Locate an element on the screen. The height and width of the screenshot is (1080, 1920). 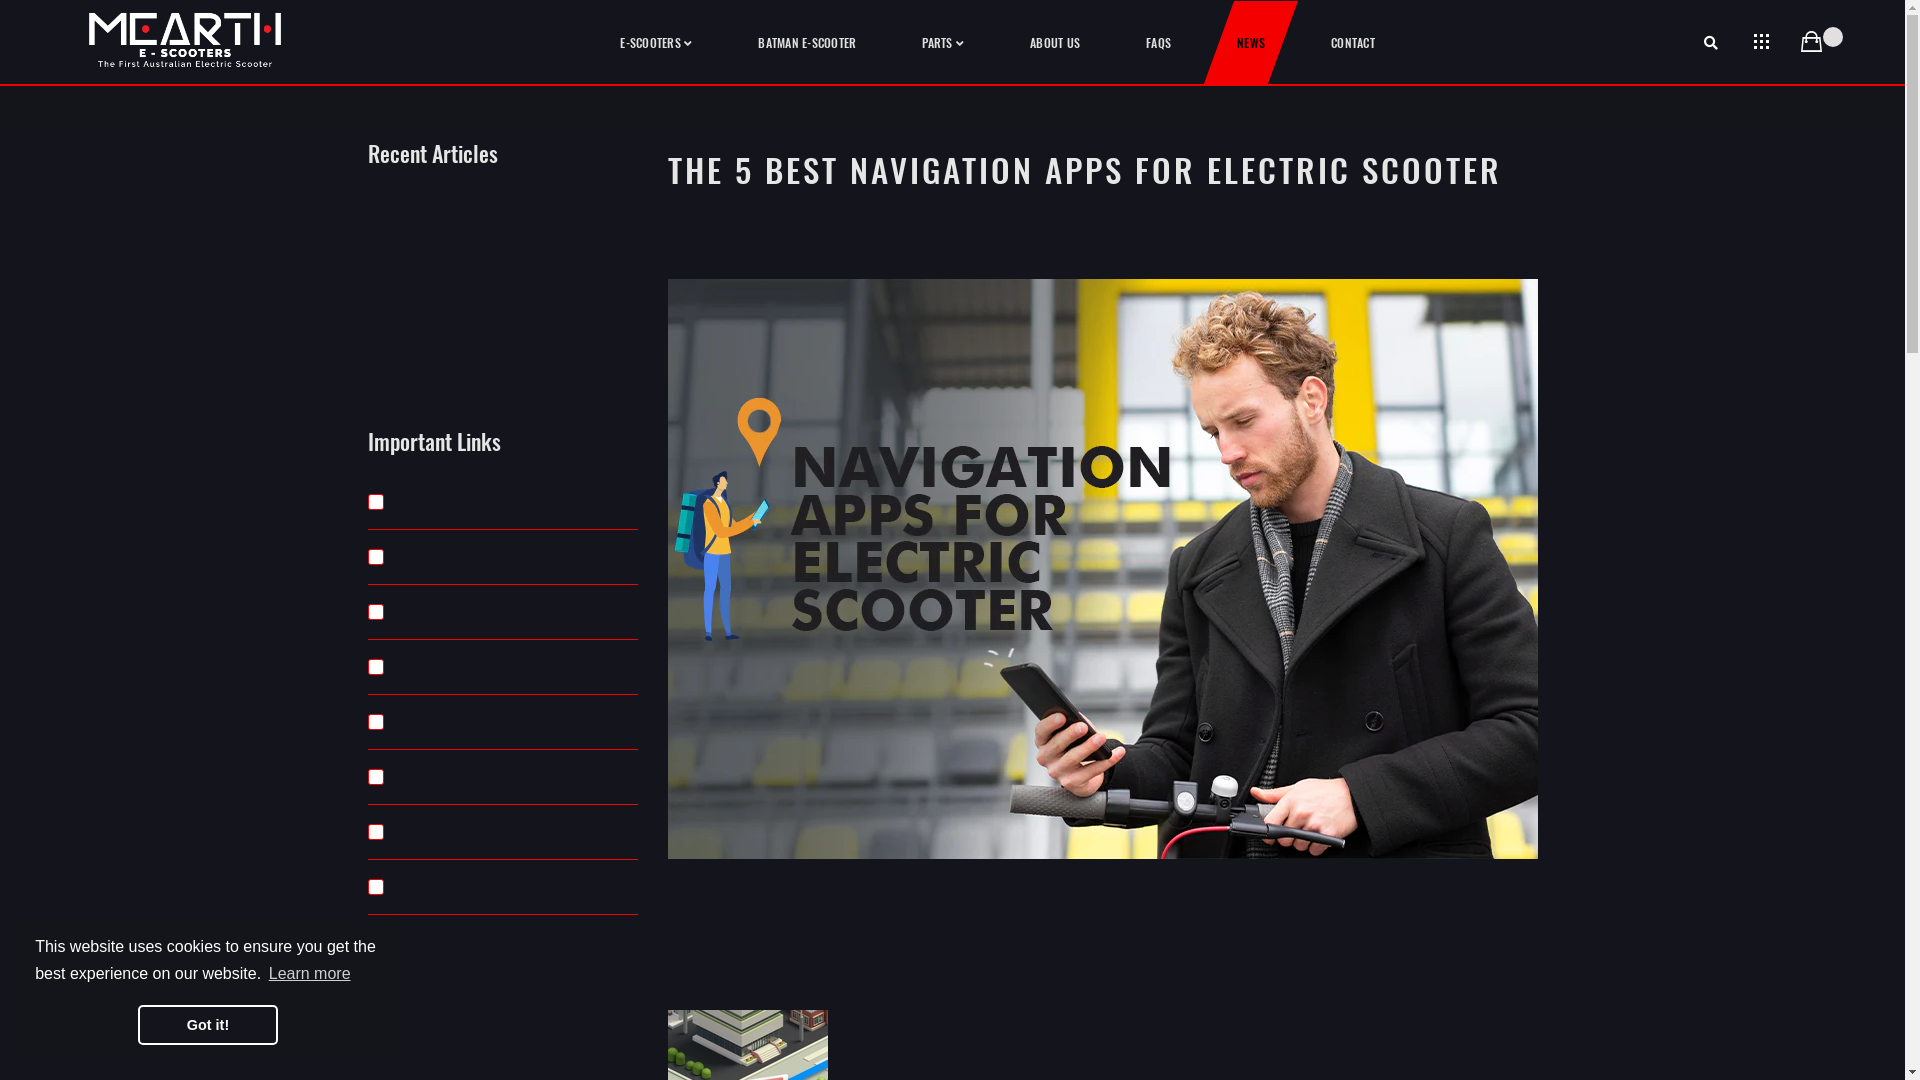
'CONTACT' is located at coordinates (1353, 42).